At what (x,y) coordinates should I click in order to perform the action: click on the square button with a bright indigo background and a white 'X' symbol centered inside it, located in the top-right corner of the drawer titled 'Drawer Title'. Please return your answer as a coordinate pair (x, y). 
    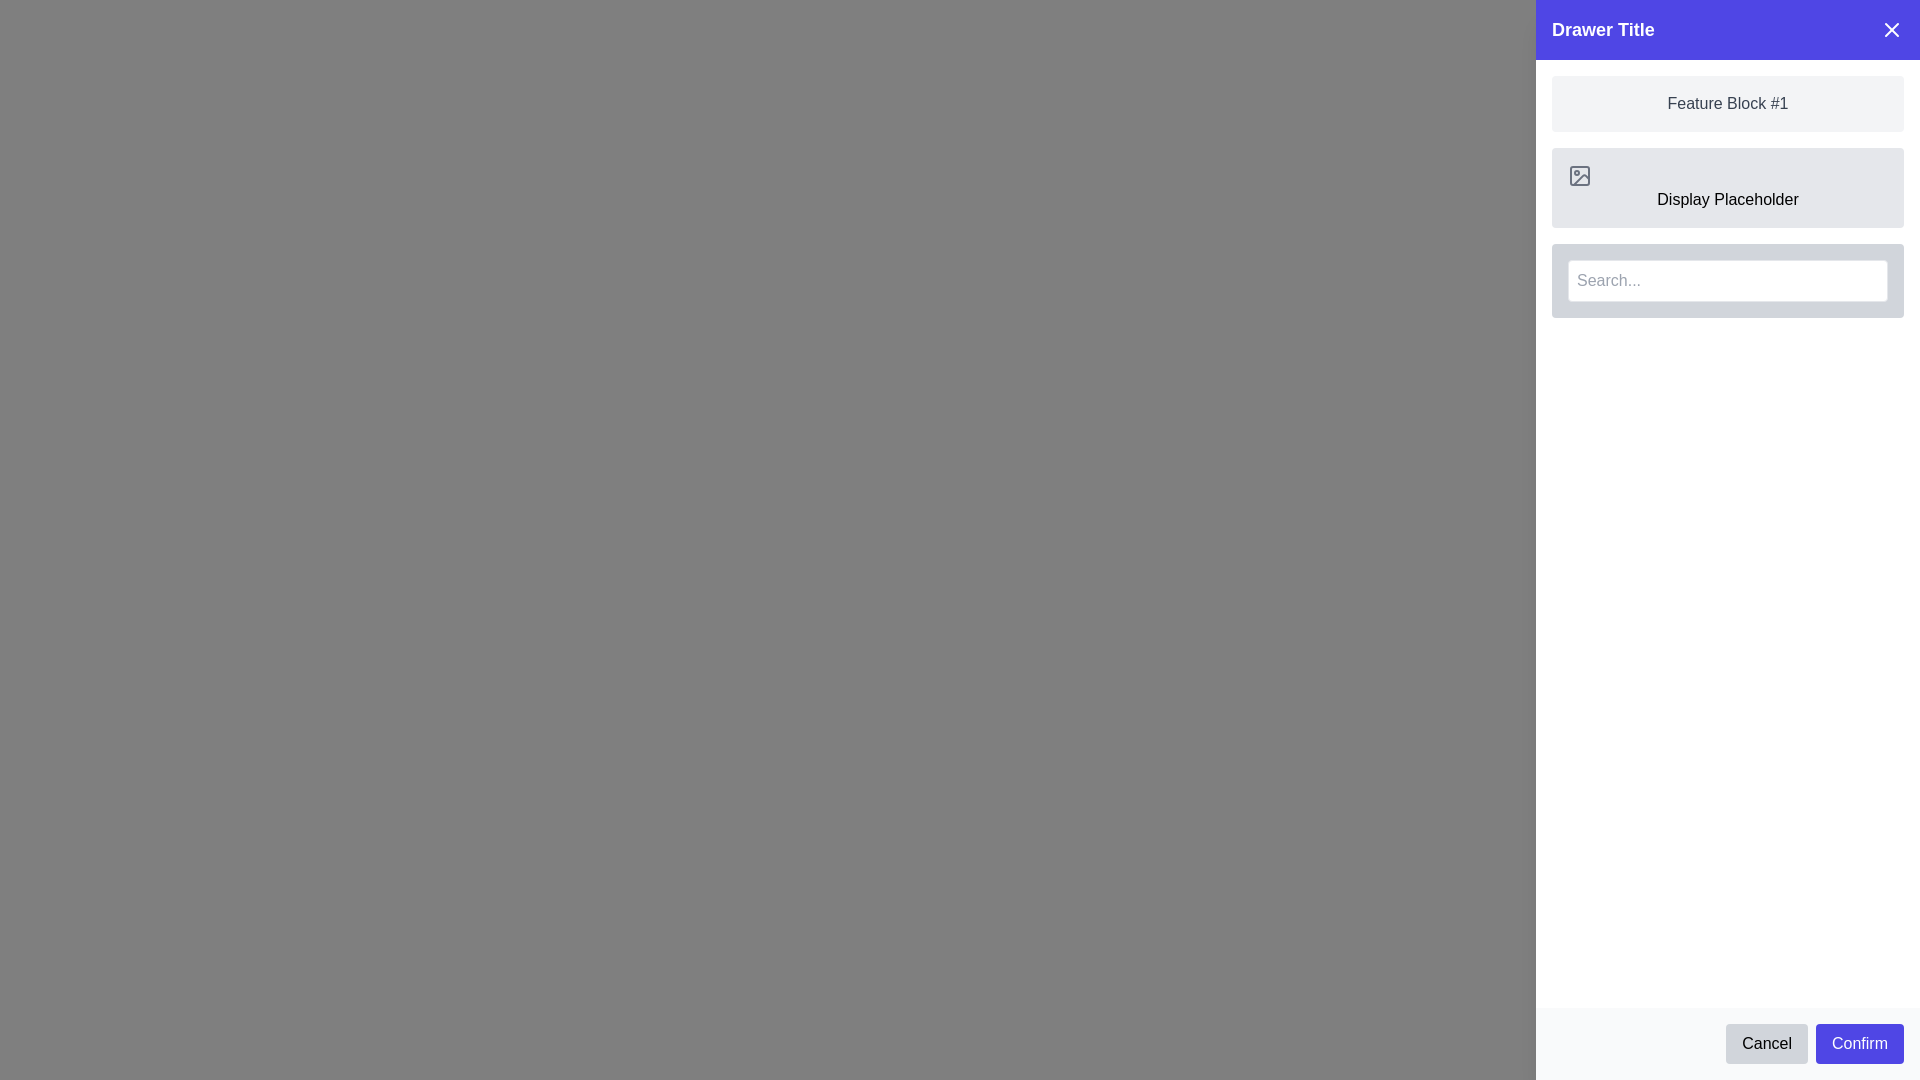
    Looking at the image, I should click on (1879, 39).